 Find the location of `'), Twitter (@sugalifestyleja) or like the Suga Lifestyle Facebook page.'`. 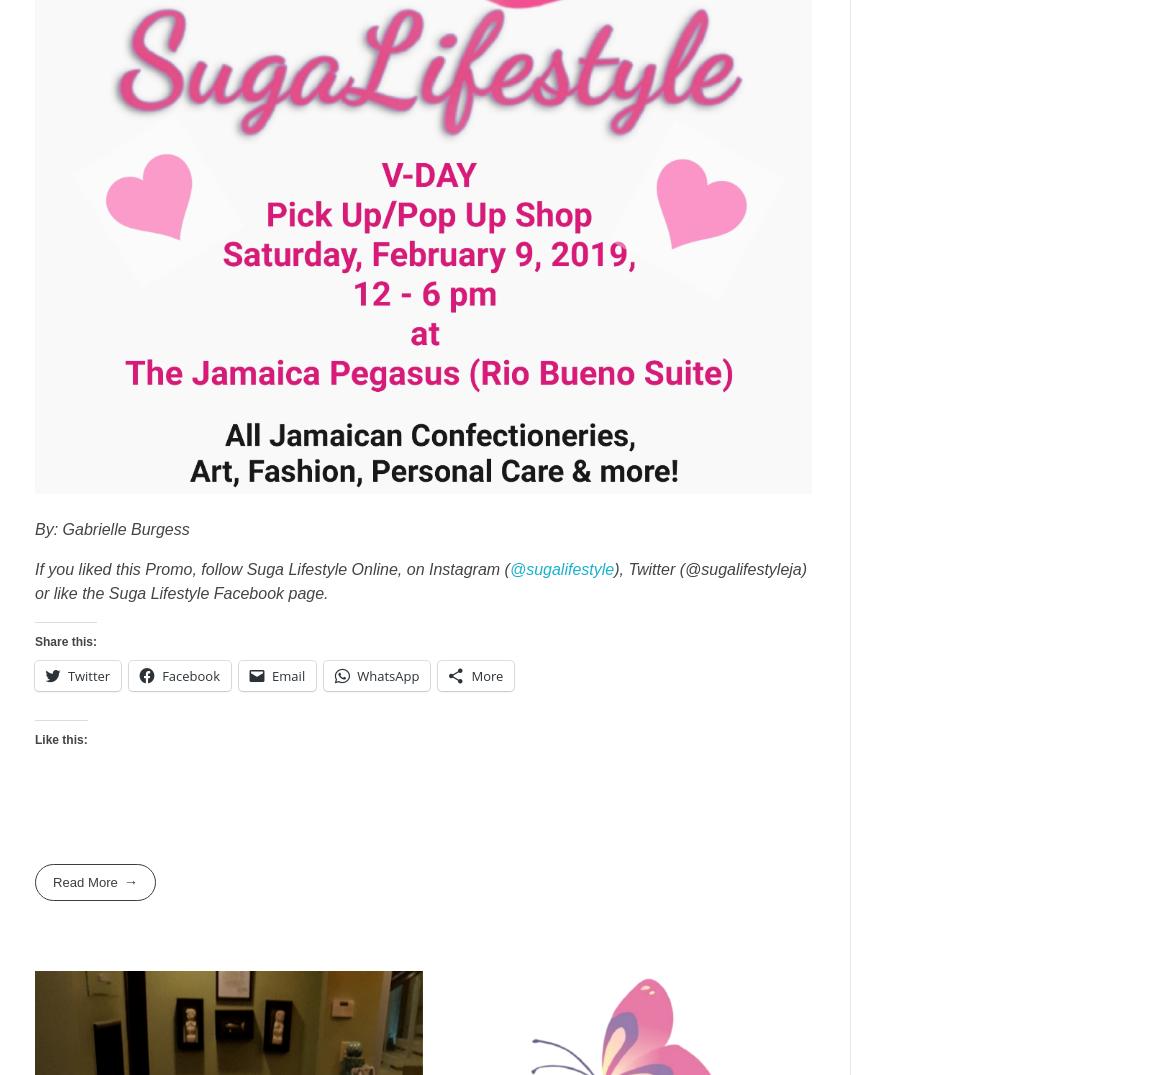

'), Twitter (@sugalifestyleja) or like the Suga Lifestyle Facebook page.' is located at coordinates (421, 580).